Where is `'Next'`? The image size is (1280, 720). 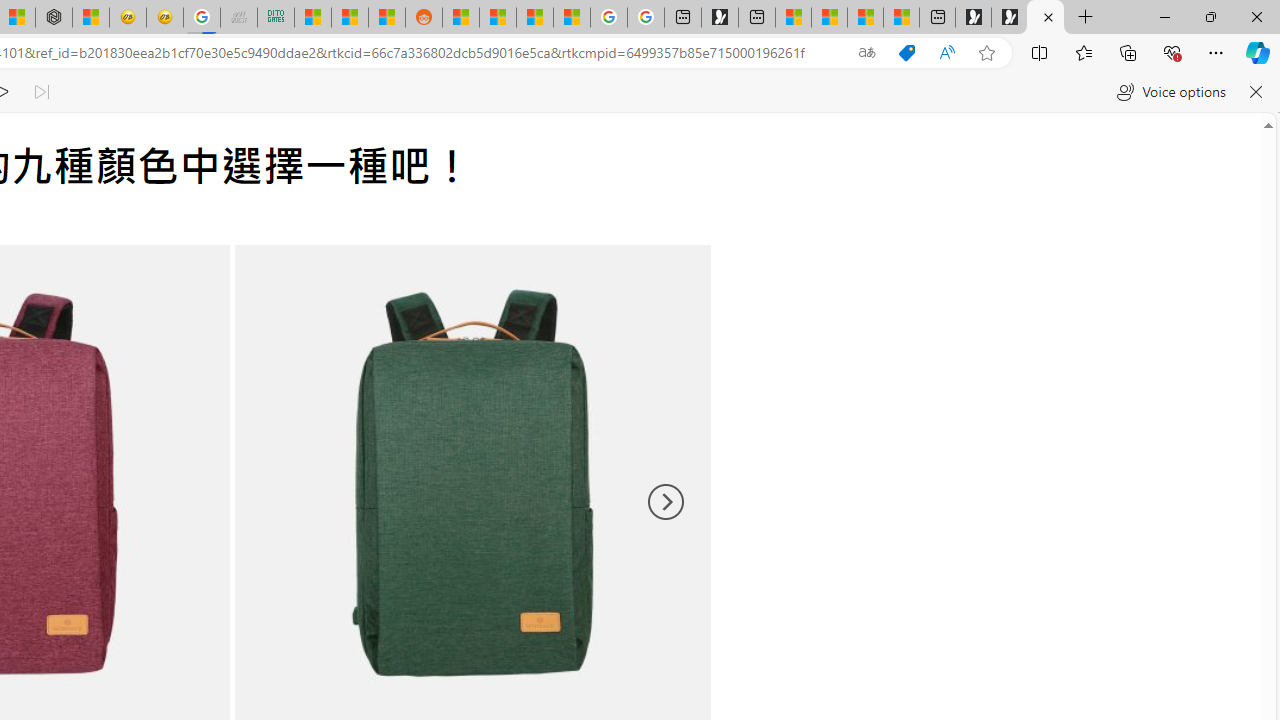
'Next' is located at coordinates (664, 500).